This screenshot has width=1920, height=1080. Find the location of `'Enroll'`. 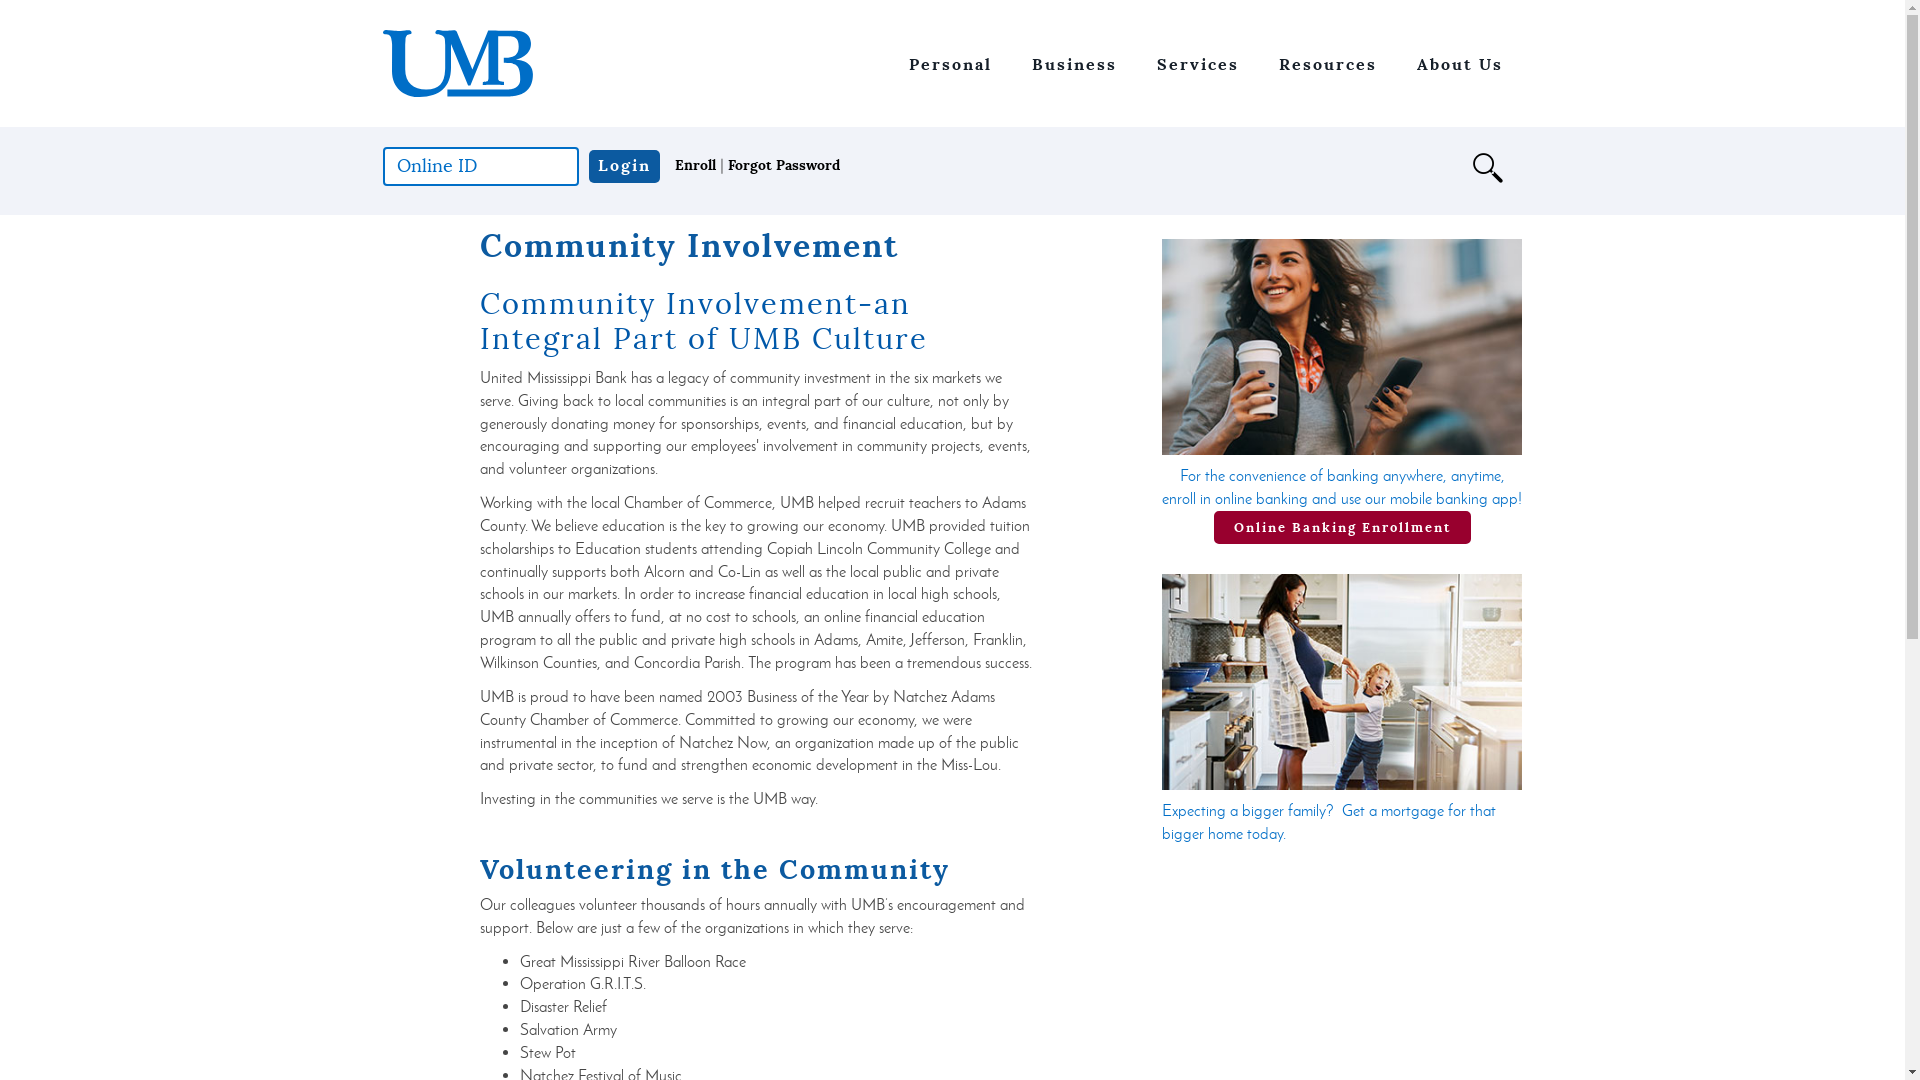

'Enroll' is located at coordinates (694, 164).